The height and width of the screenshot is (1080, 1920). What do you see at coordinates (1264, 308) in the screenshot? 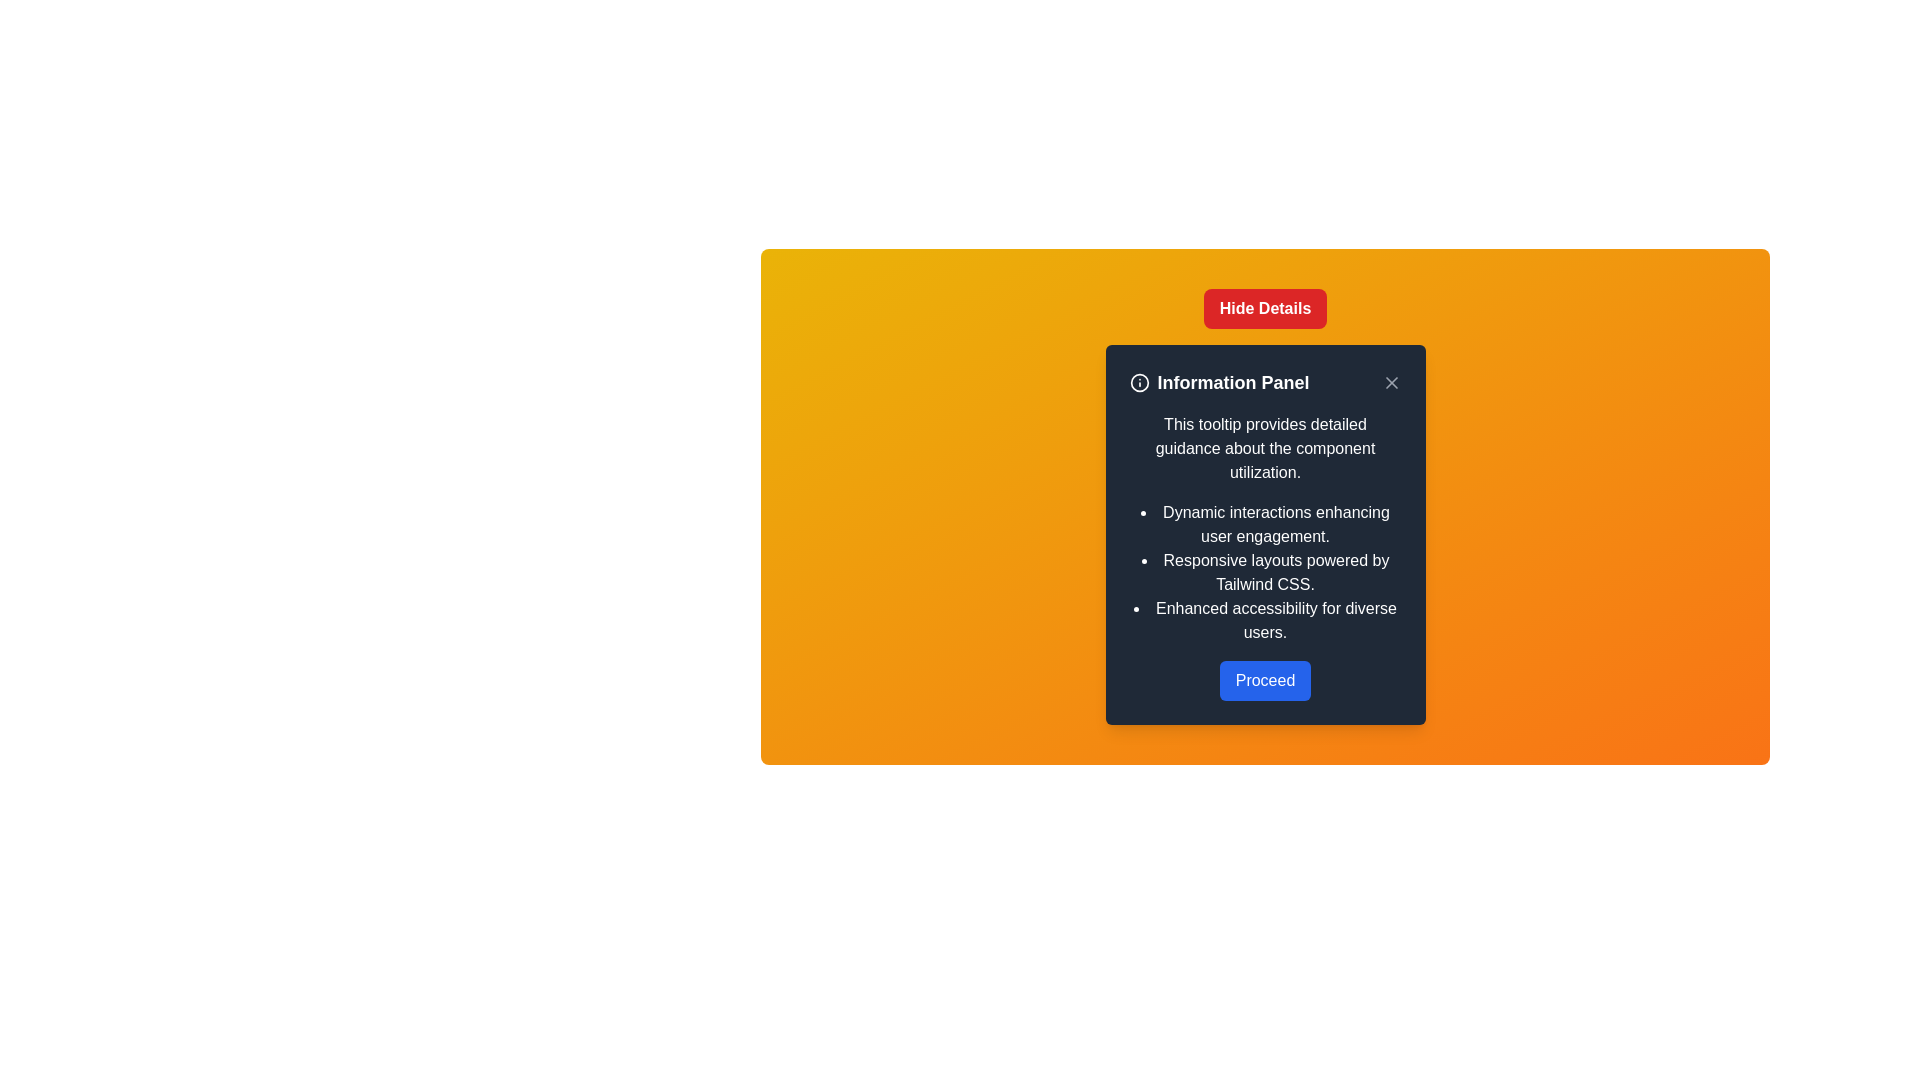
I see `the rectangular button with a red background and white bold text reading 'Hide Details' to observe its hover effect` at bounding box center [1264, 308].